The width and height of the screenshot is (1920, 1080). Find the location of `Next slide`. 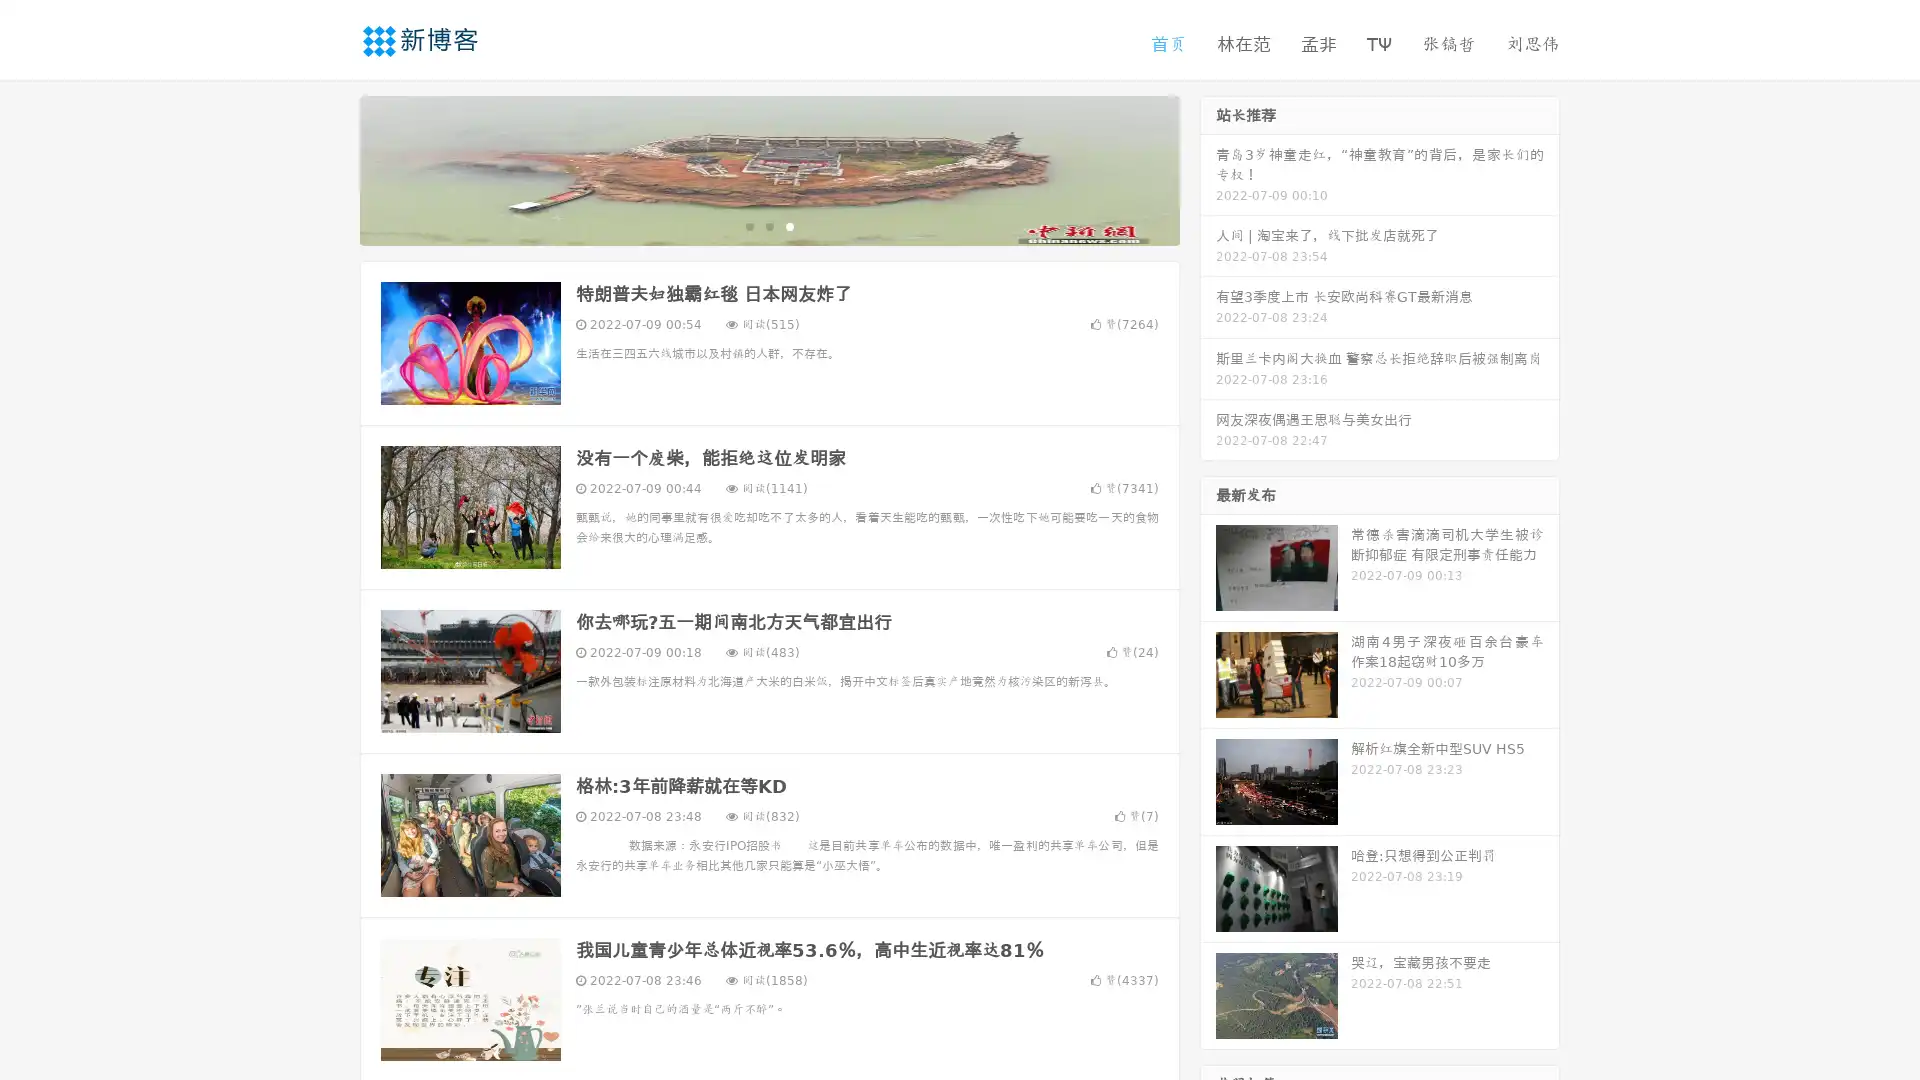

Next slide is located at coordinates (1208, 168).